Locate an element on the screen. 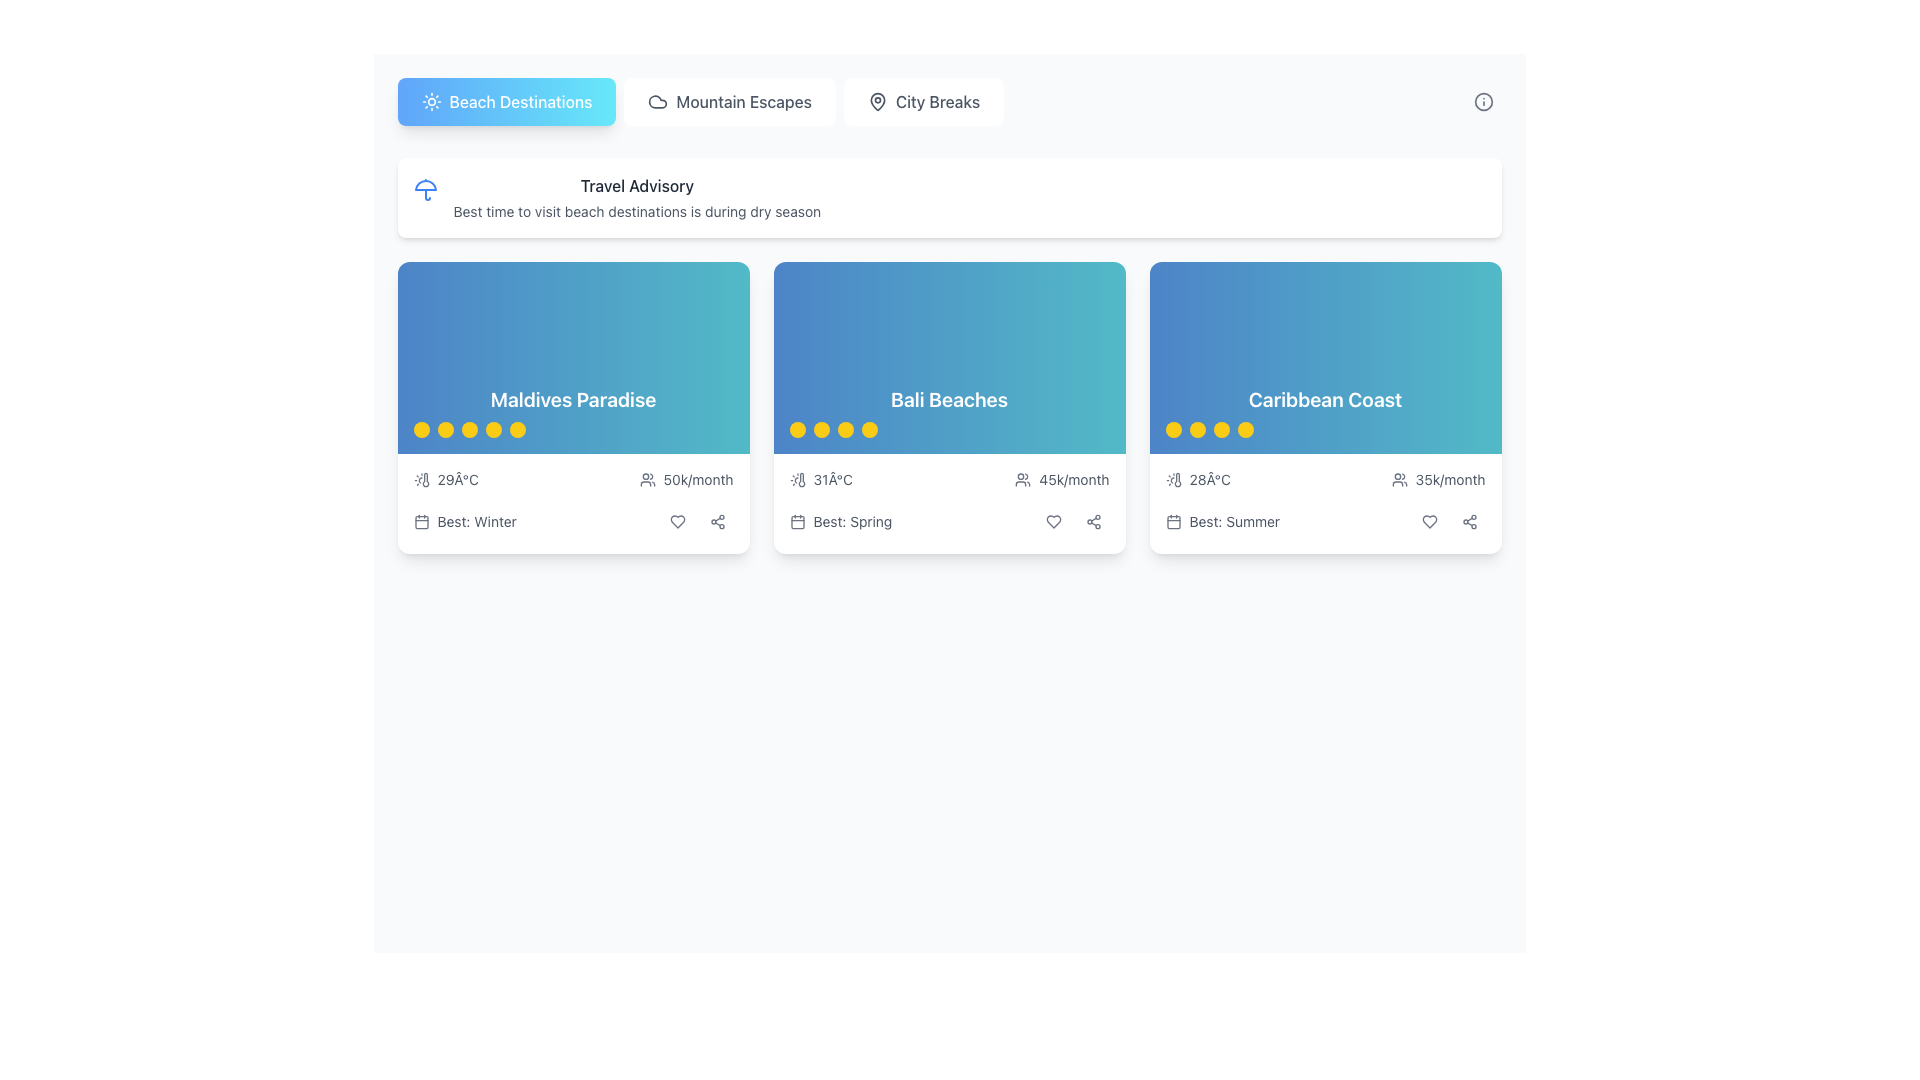  the Interactive button with a heart icon located in the bottom right corner of the 'Caribbean Coast' card to mark it as a favorite is located at coordinates (1428, 520).